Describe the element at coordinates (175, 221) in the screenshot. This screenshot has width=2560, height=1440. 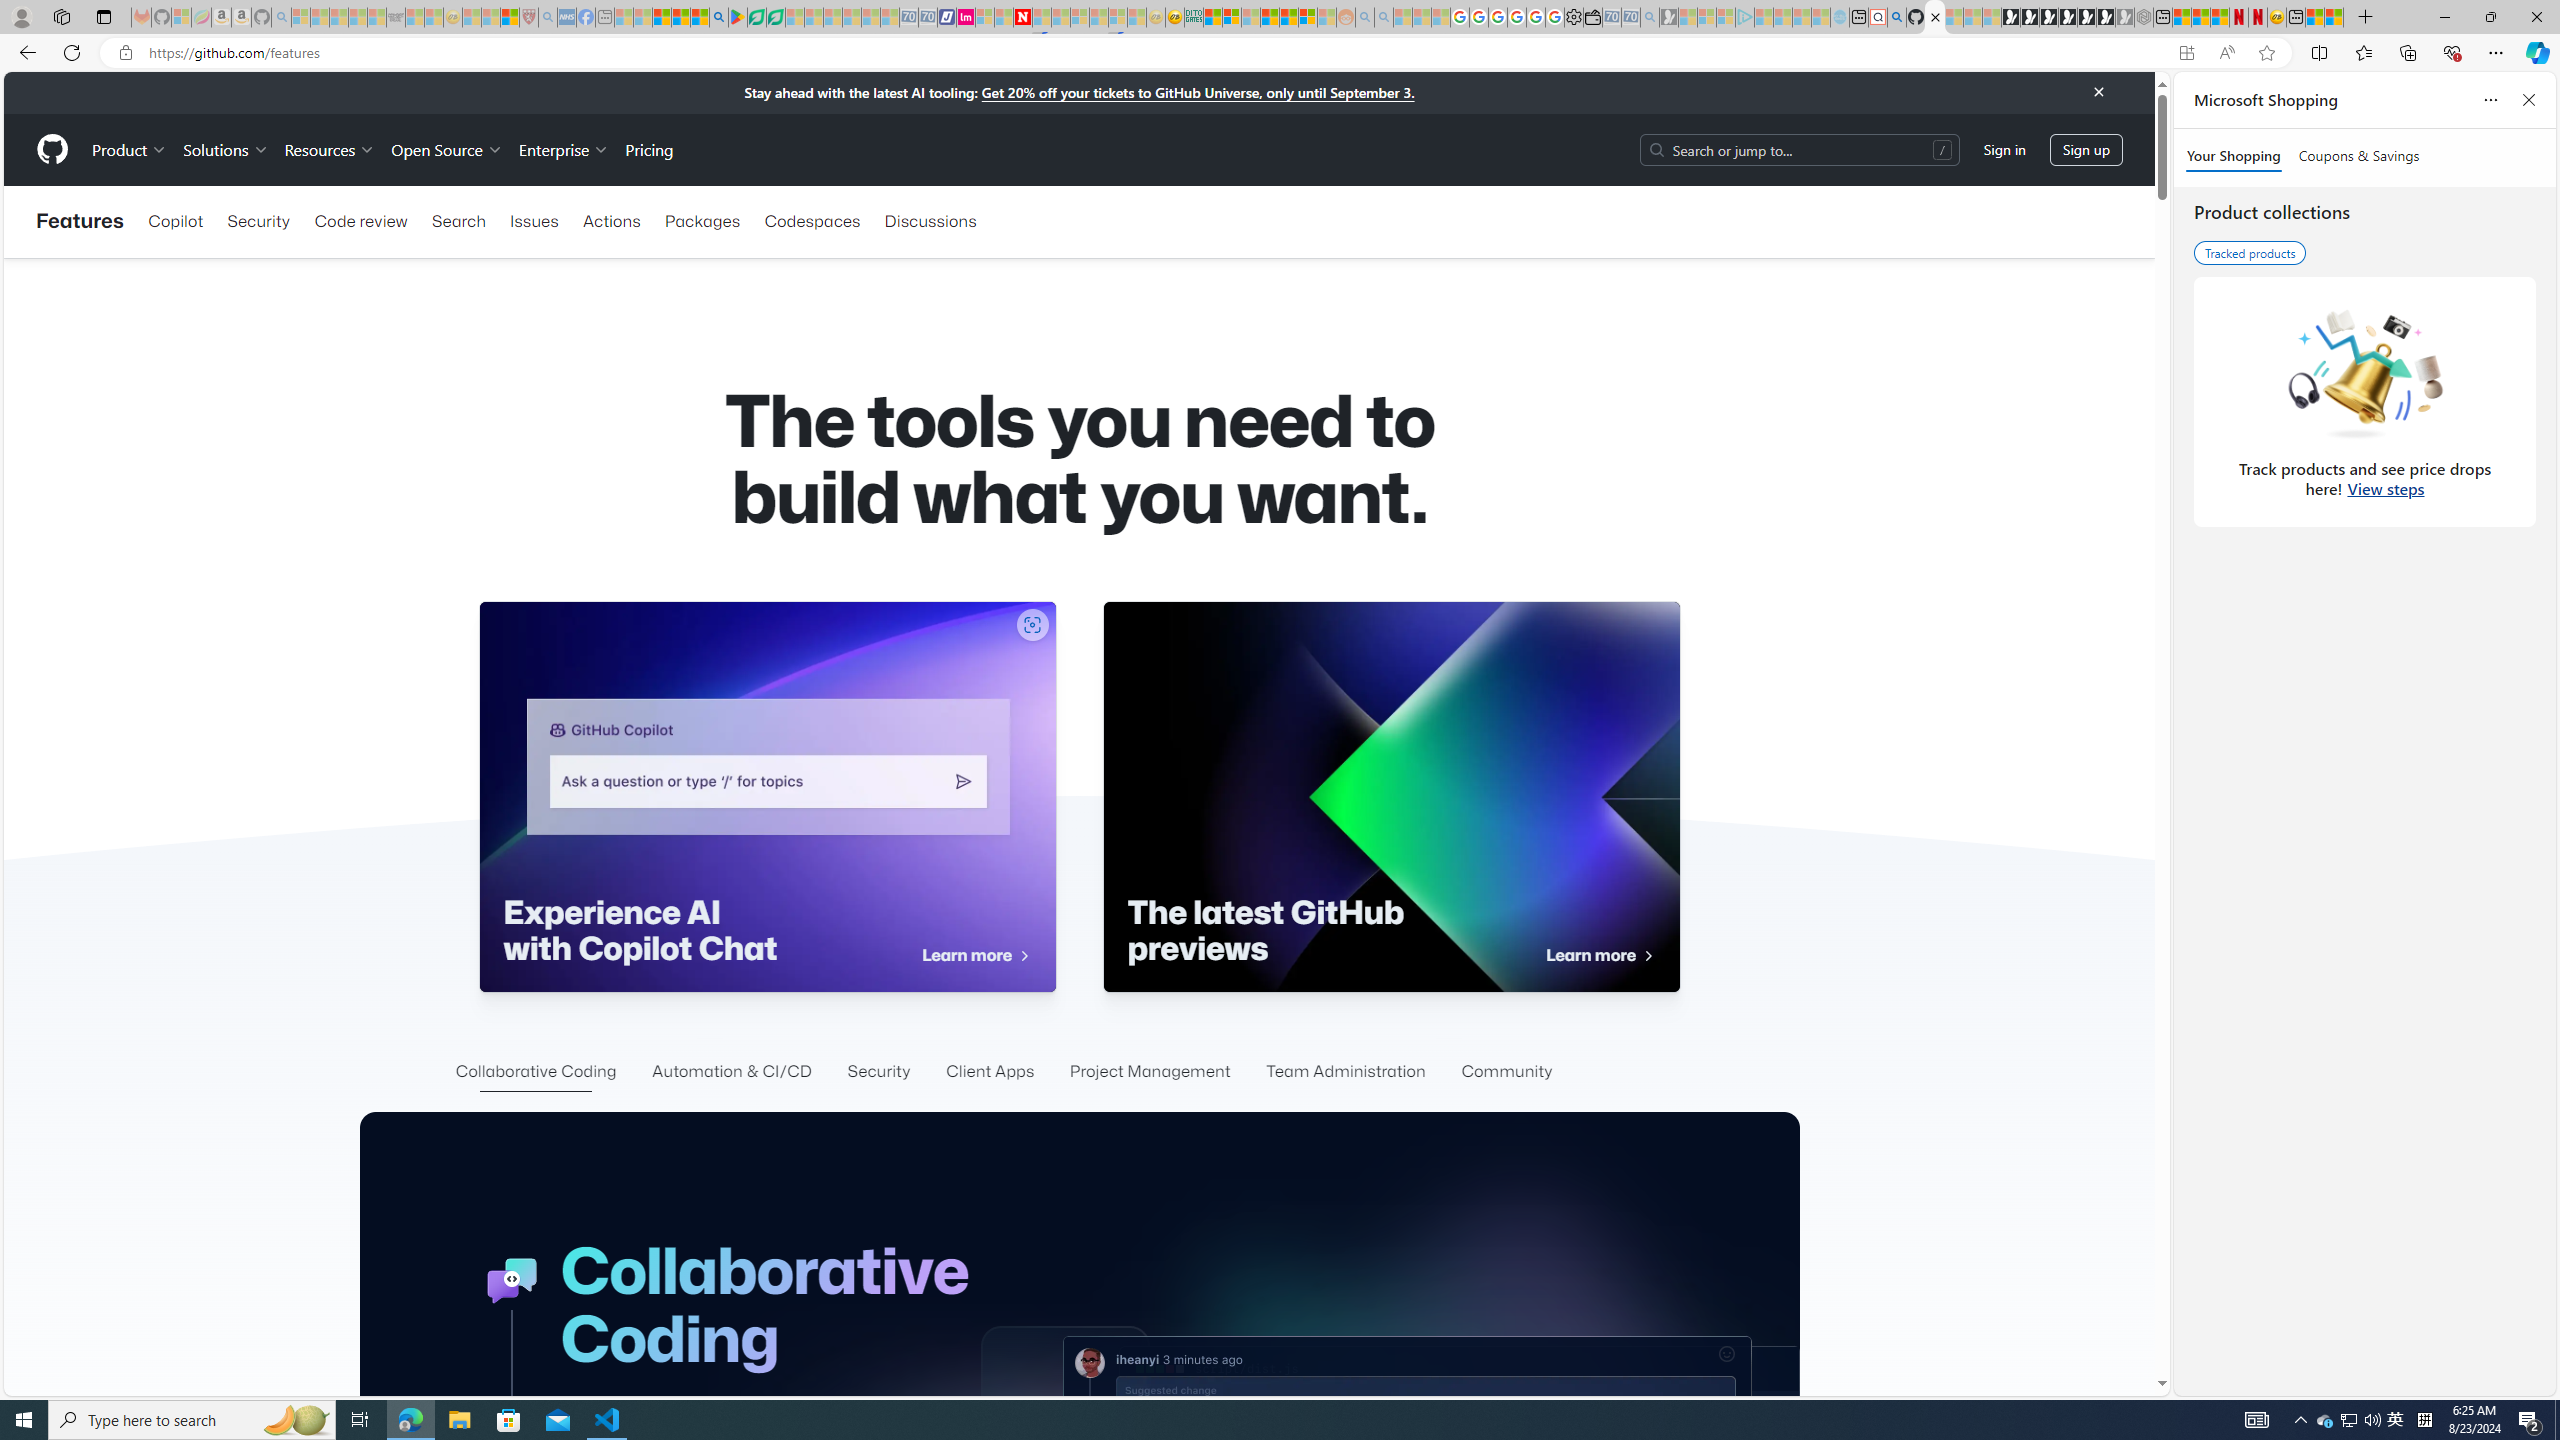
I see `'Copilot'` at that location.